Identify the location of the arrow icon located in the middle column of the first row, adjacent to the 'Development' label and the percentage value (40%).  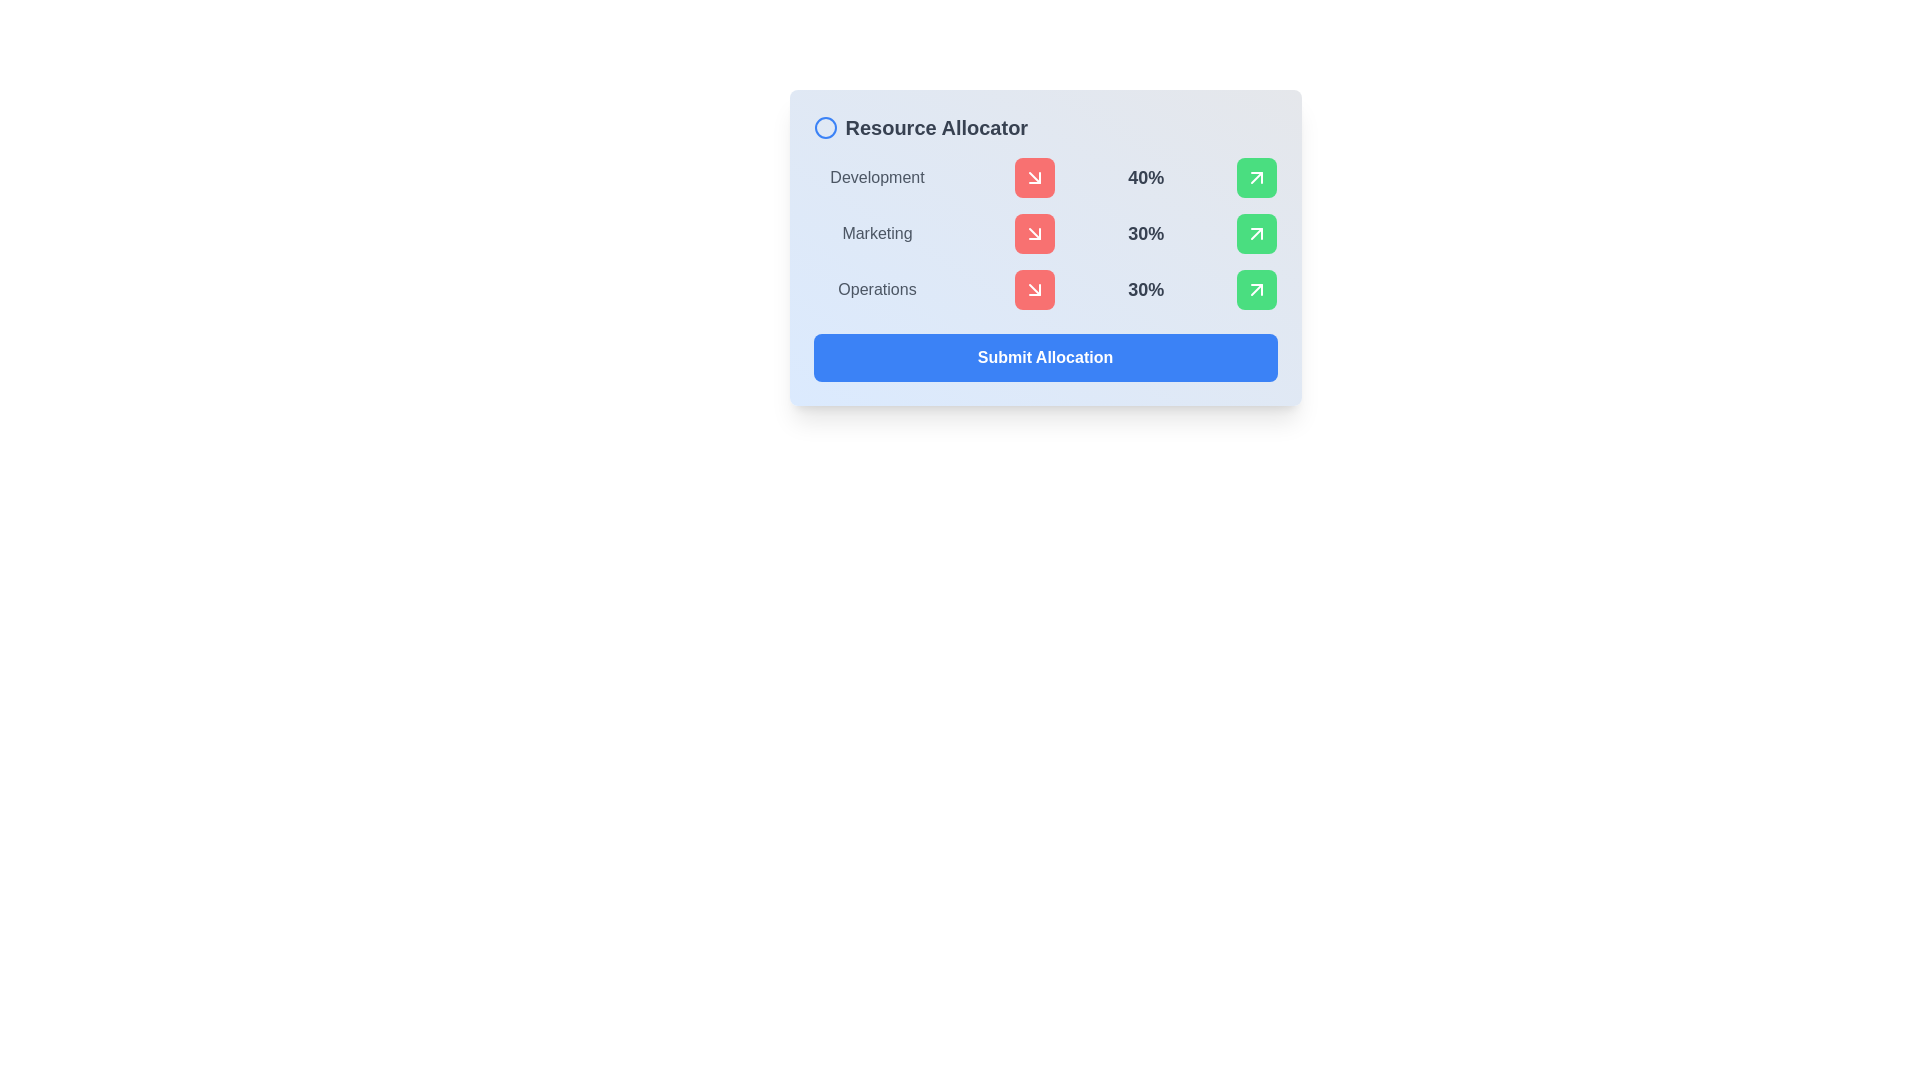
(1034, 176).